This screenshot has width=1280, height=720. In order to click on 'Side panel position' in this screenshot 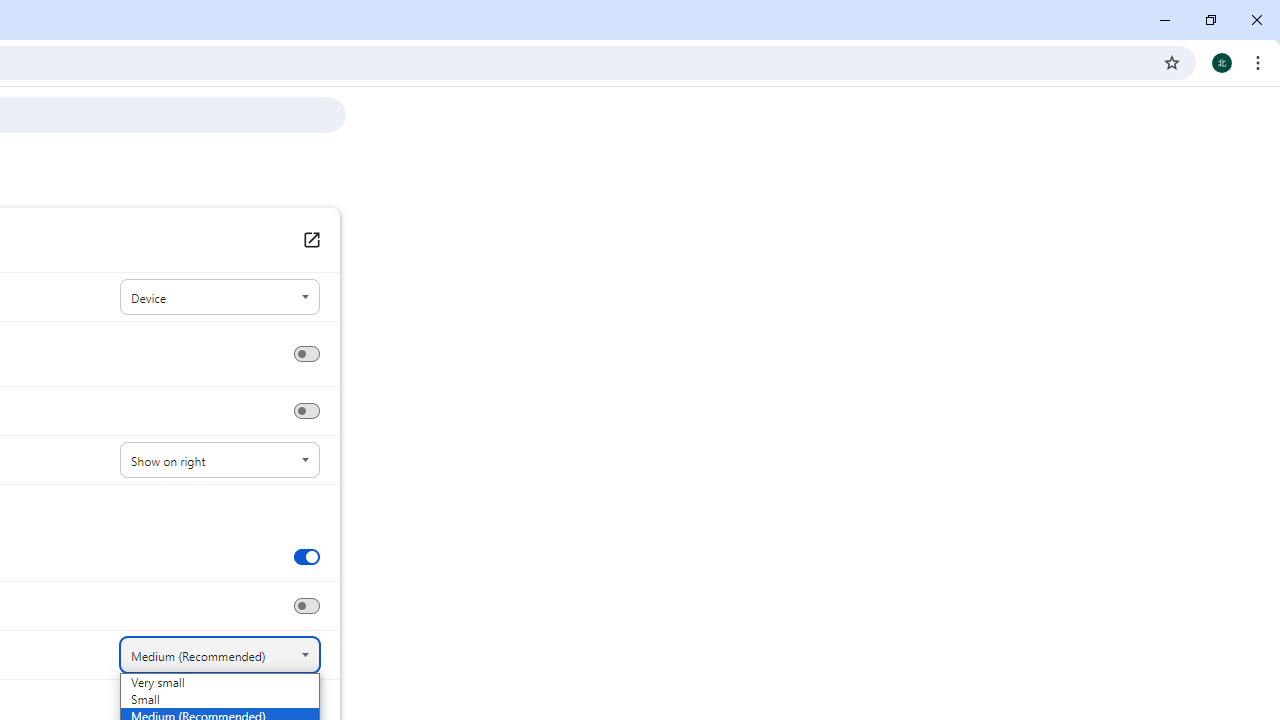, I will do `click(219, 460)`.